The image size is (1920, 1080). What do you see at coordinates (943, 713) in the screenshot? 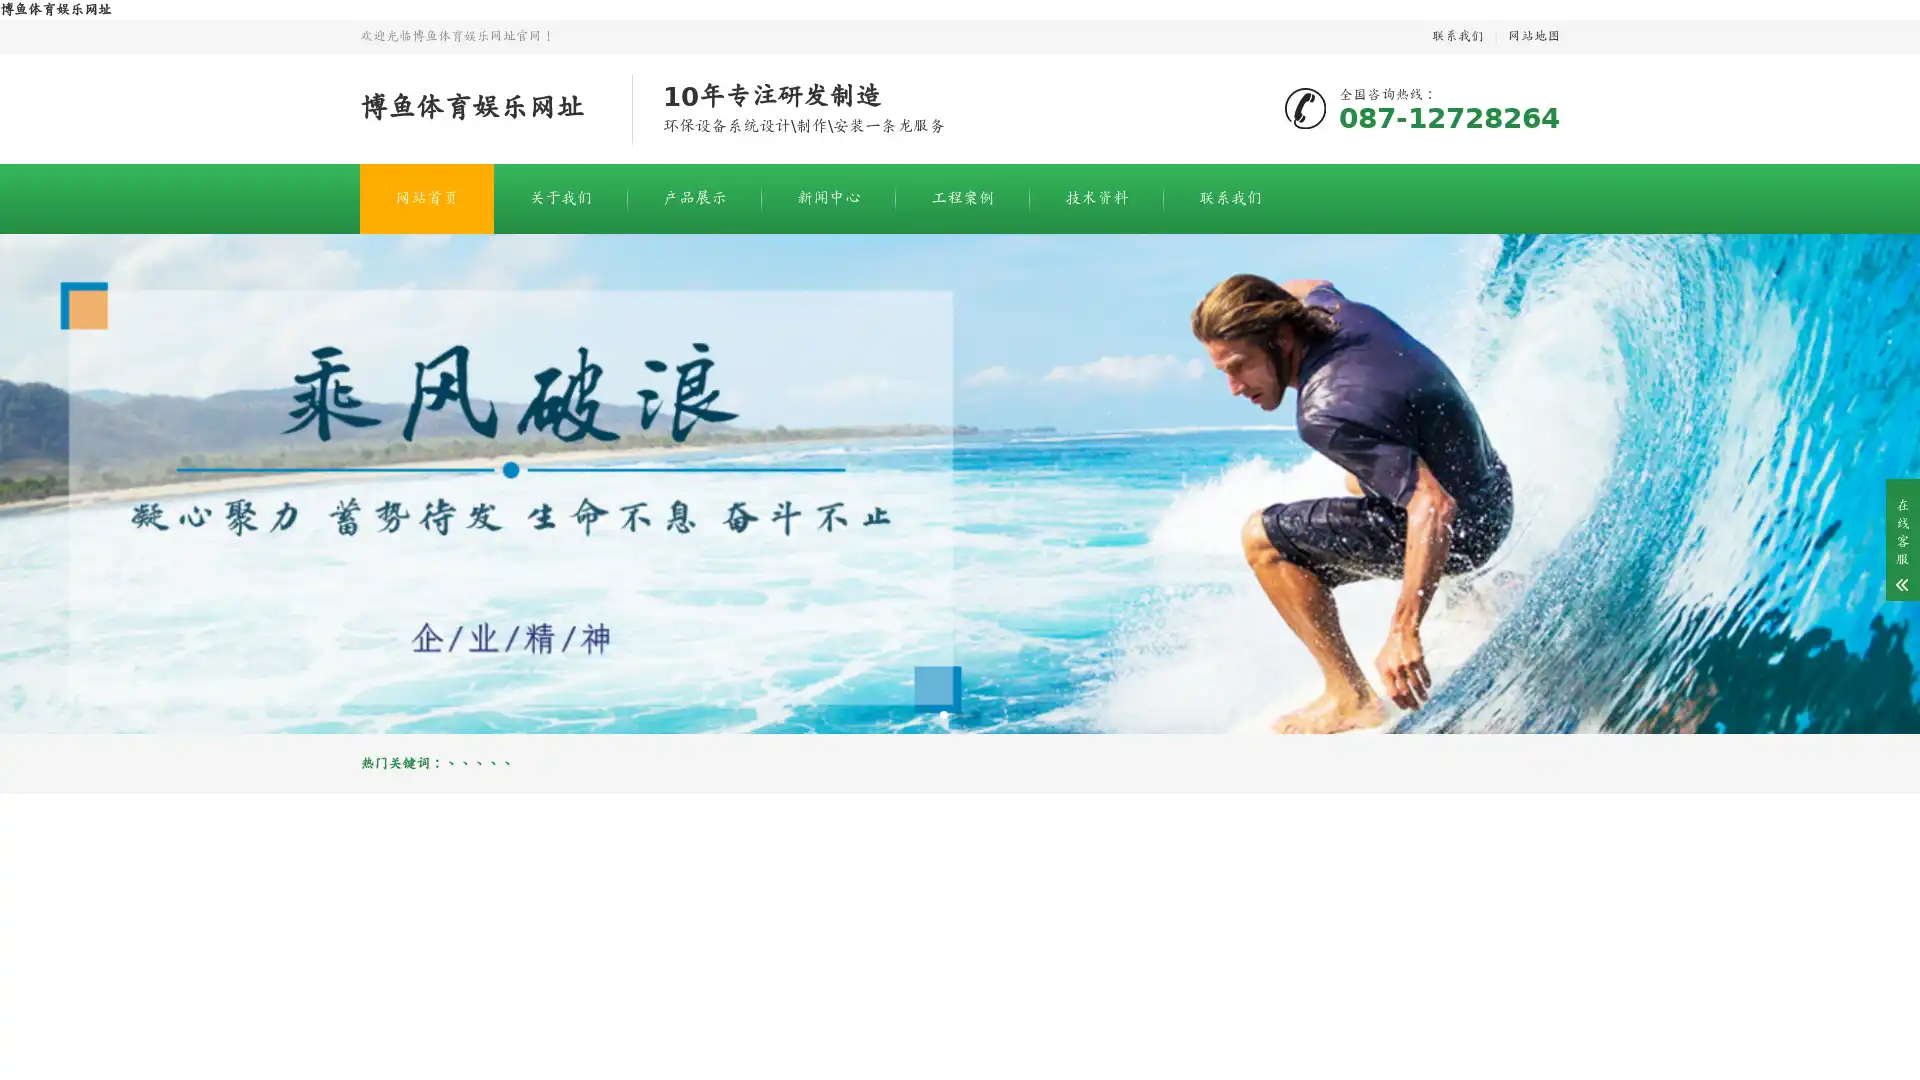
I see `Go to slide 1` at bounding box center [943, 713].